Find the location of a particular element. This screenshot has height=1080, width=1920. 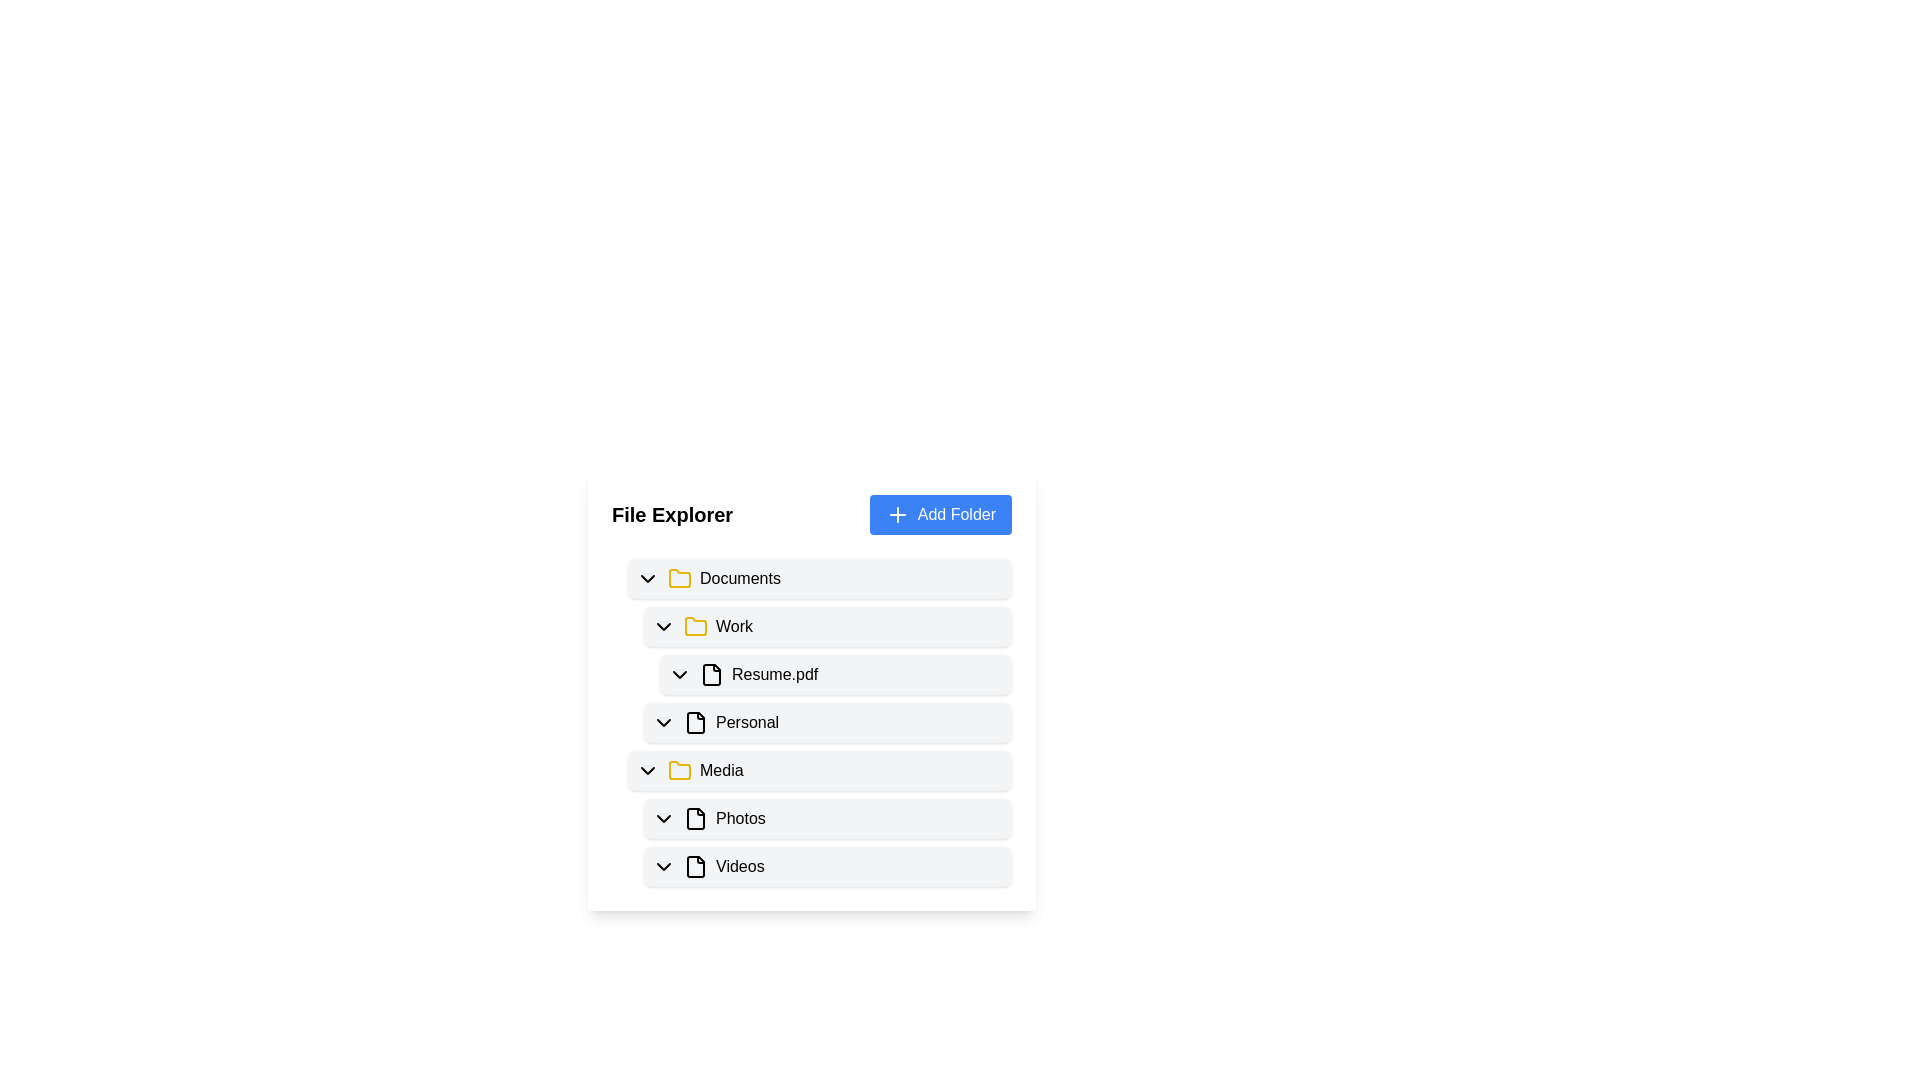

the 'Documents' button, which is the first item under the 'File Explorer' section is located at coordinates (820, 578).